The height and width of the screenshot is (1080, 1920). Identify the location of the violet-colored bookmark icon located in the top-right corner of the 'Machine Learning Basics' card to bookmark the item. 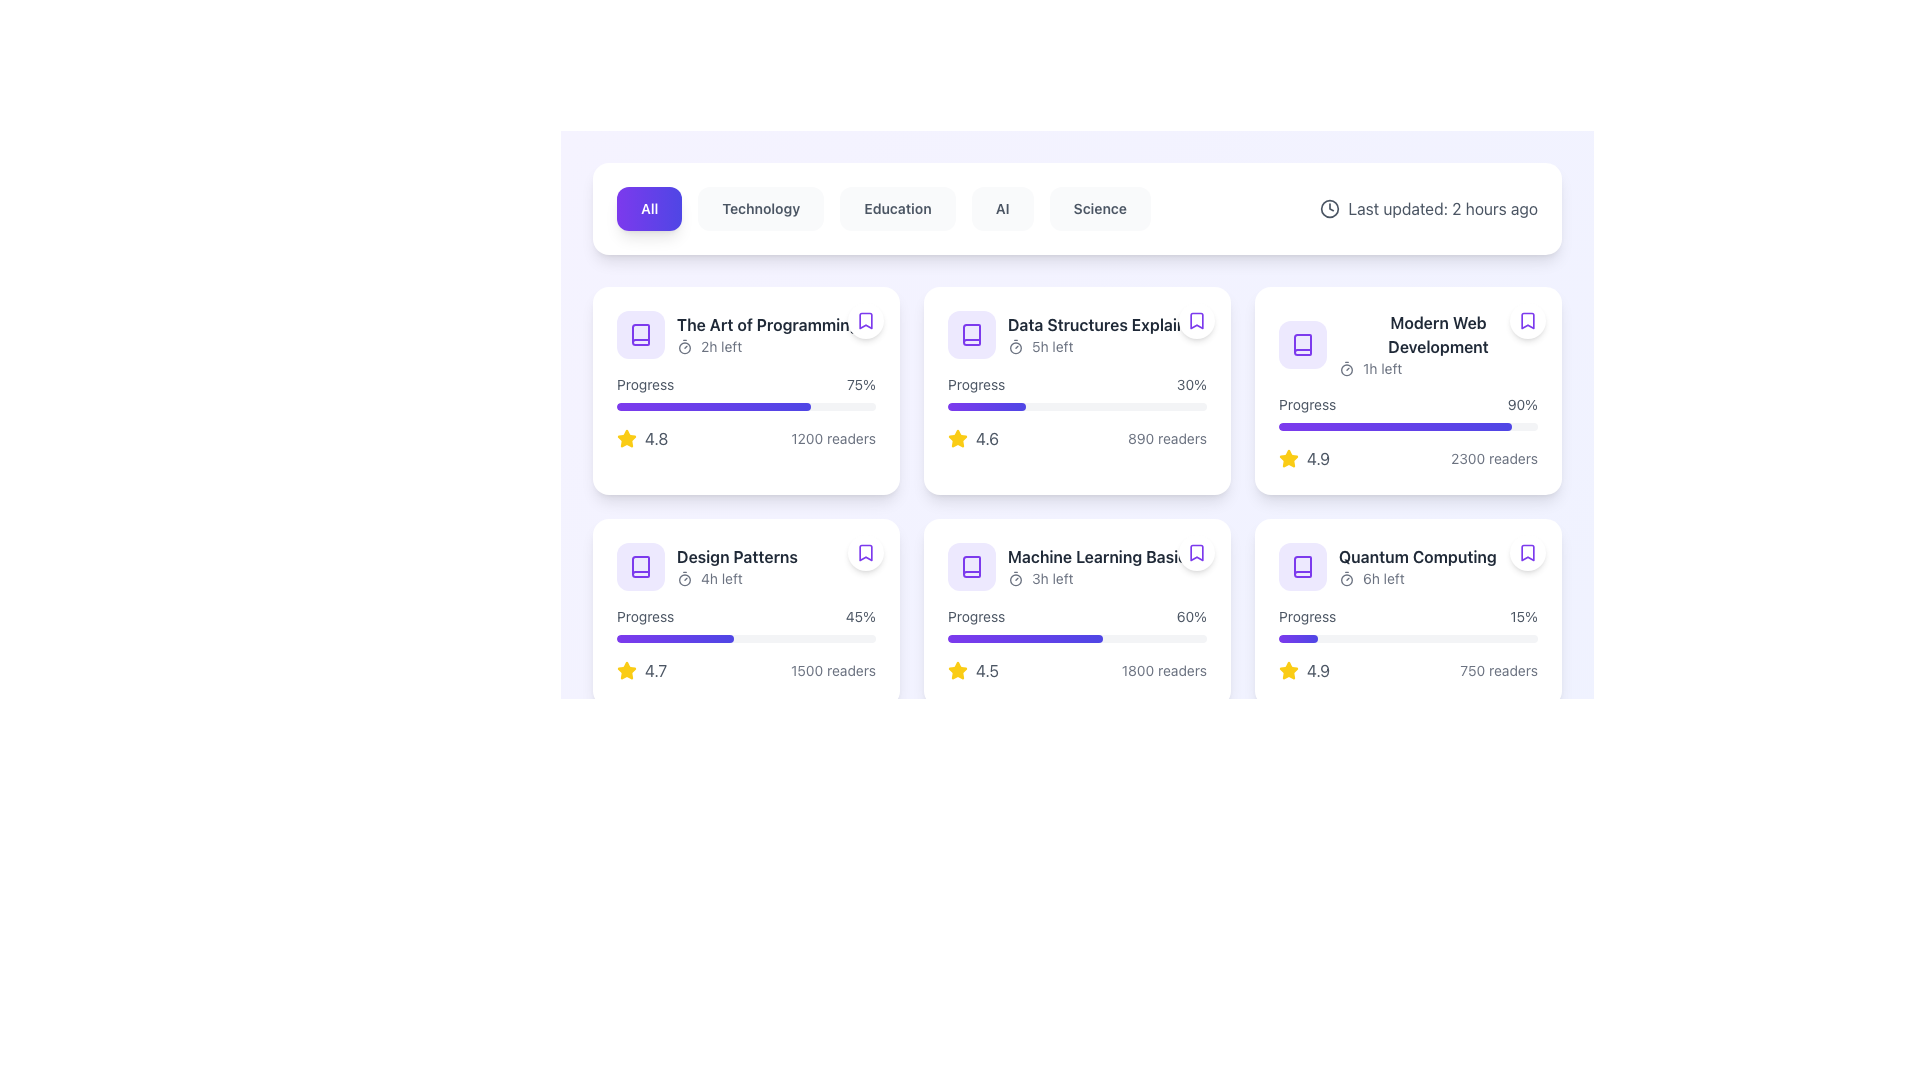
(1196, 552).